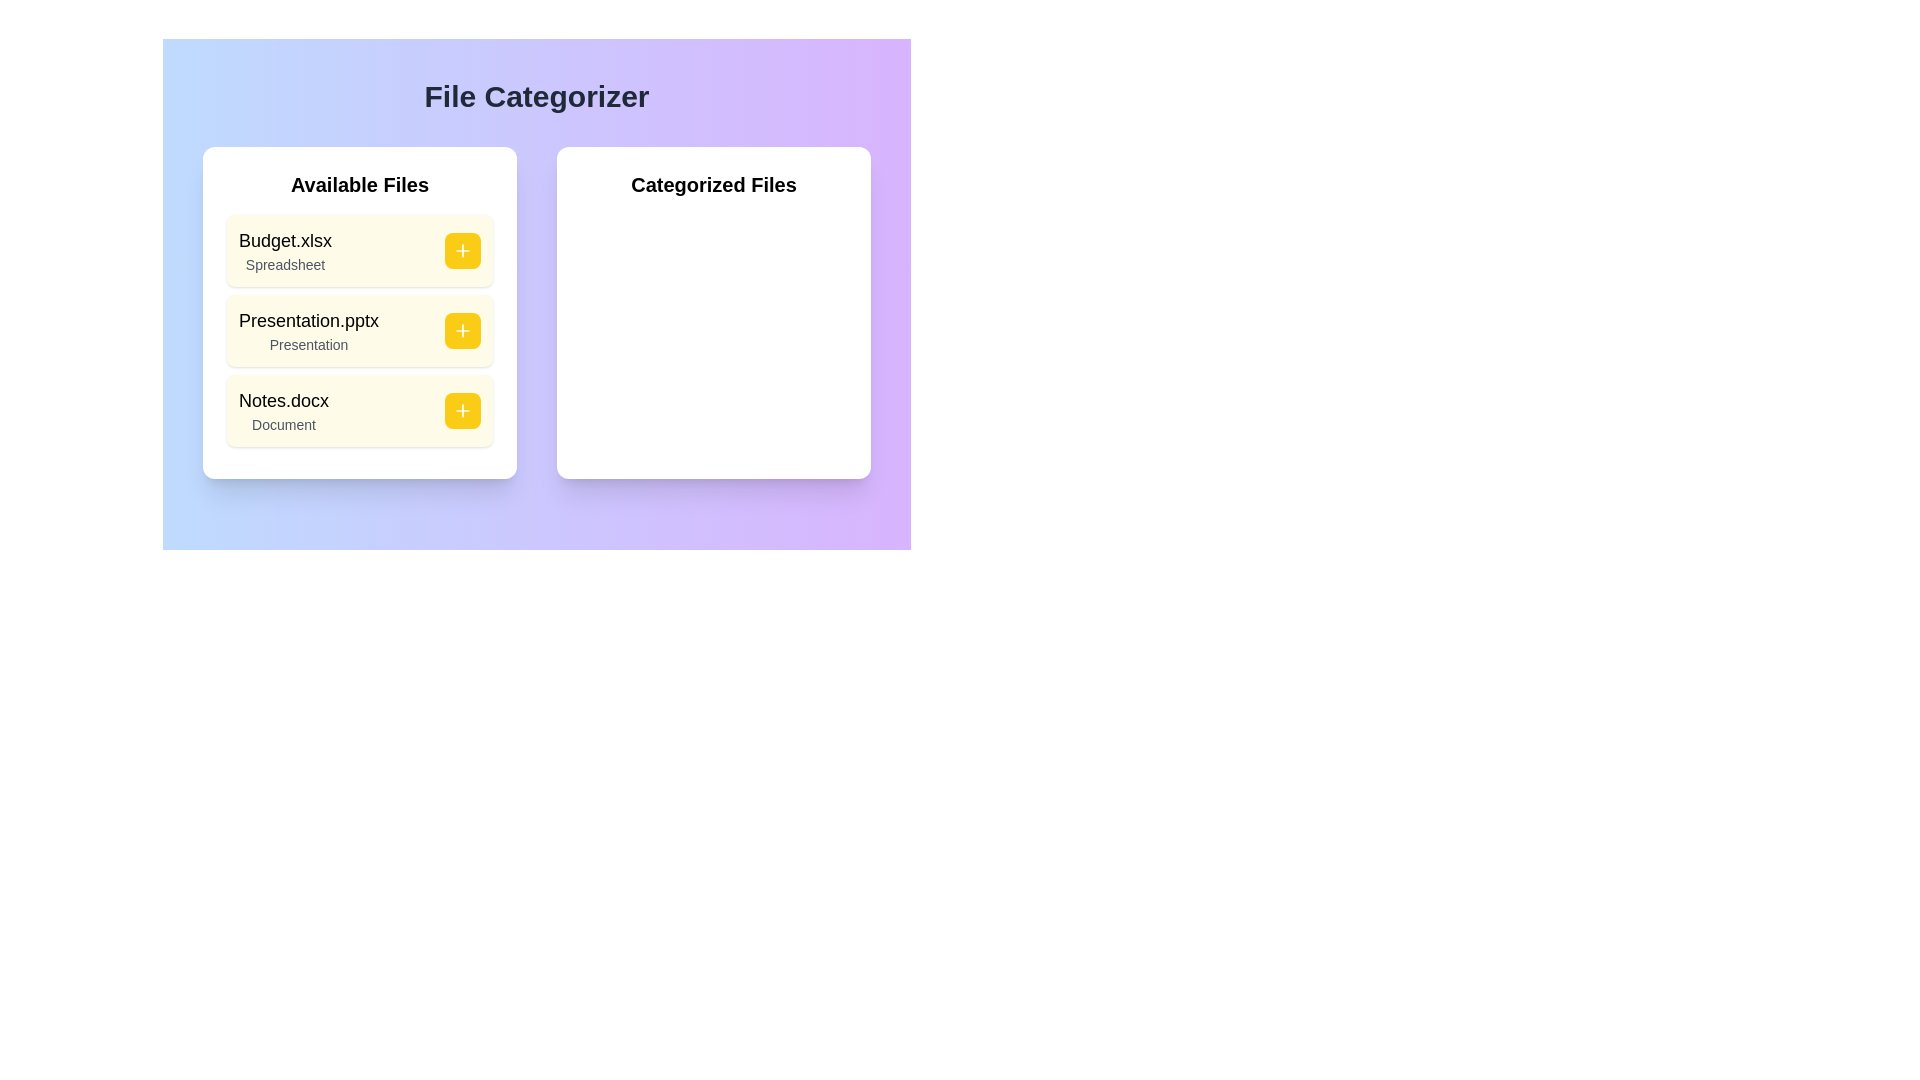  I want to click on text label displaying 'Notes.docx' with the subtitle 'Document' located in the bottom row of the 'Available Files' section, so click(282, 410).